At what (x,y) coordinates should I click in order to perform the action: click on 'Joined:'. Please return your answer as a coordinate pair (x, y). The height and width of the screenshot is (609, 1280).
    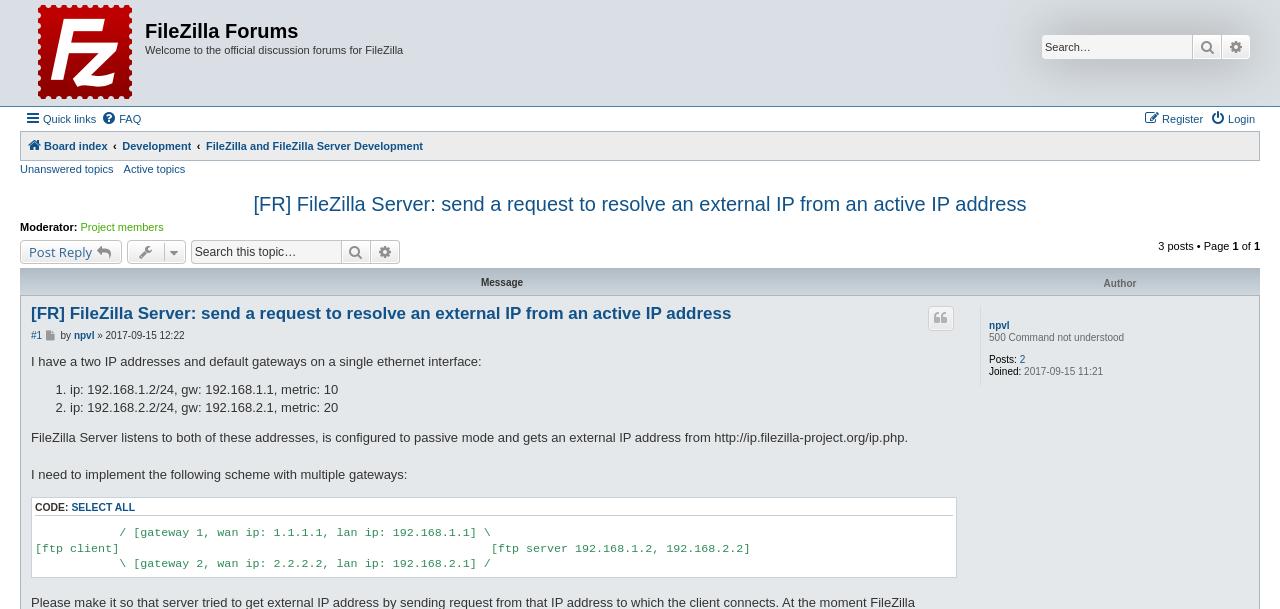
    Looking at the image, I should click on (1005, 371).